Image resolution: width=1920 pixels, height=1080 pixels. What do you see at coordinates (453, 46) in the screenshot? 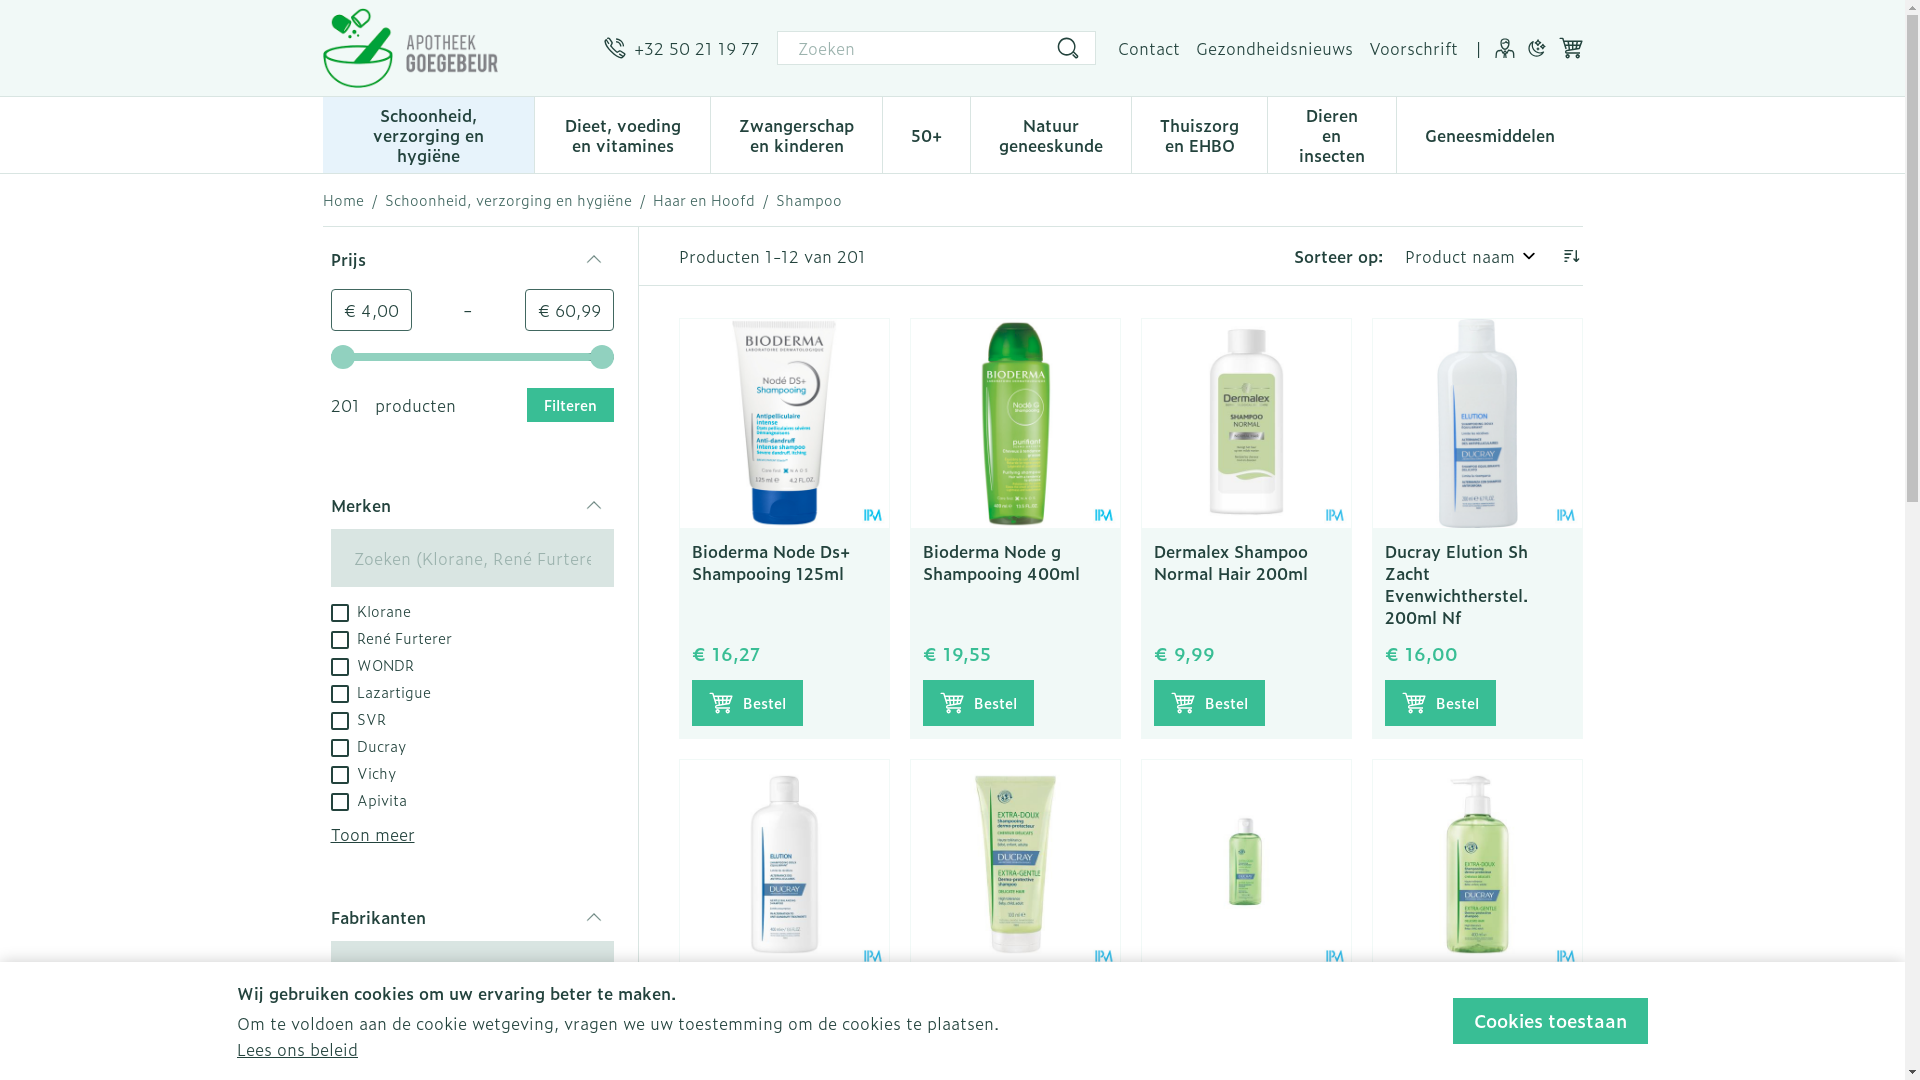
I see `'Apotheek L. Goegebeur'` at bounding box center [453, 46].